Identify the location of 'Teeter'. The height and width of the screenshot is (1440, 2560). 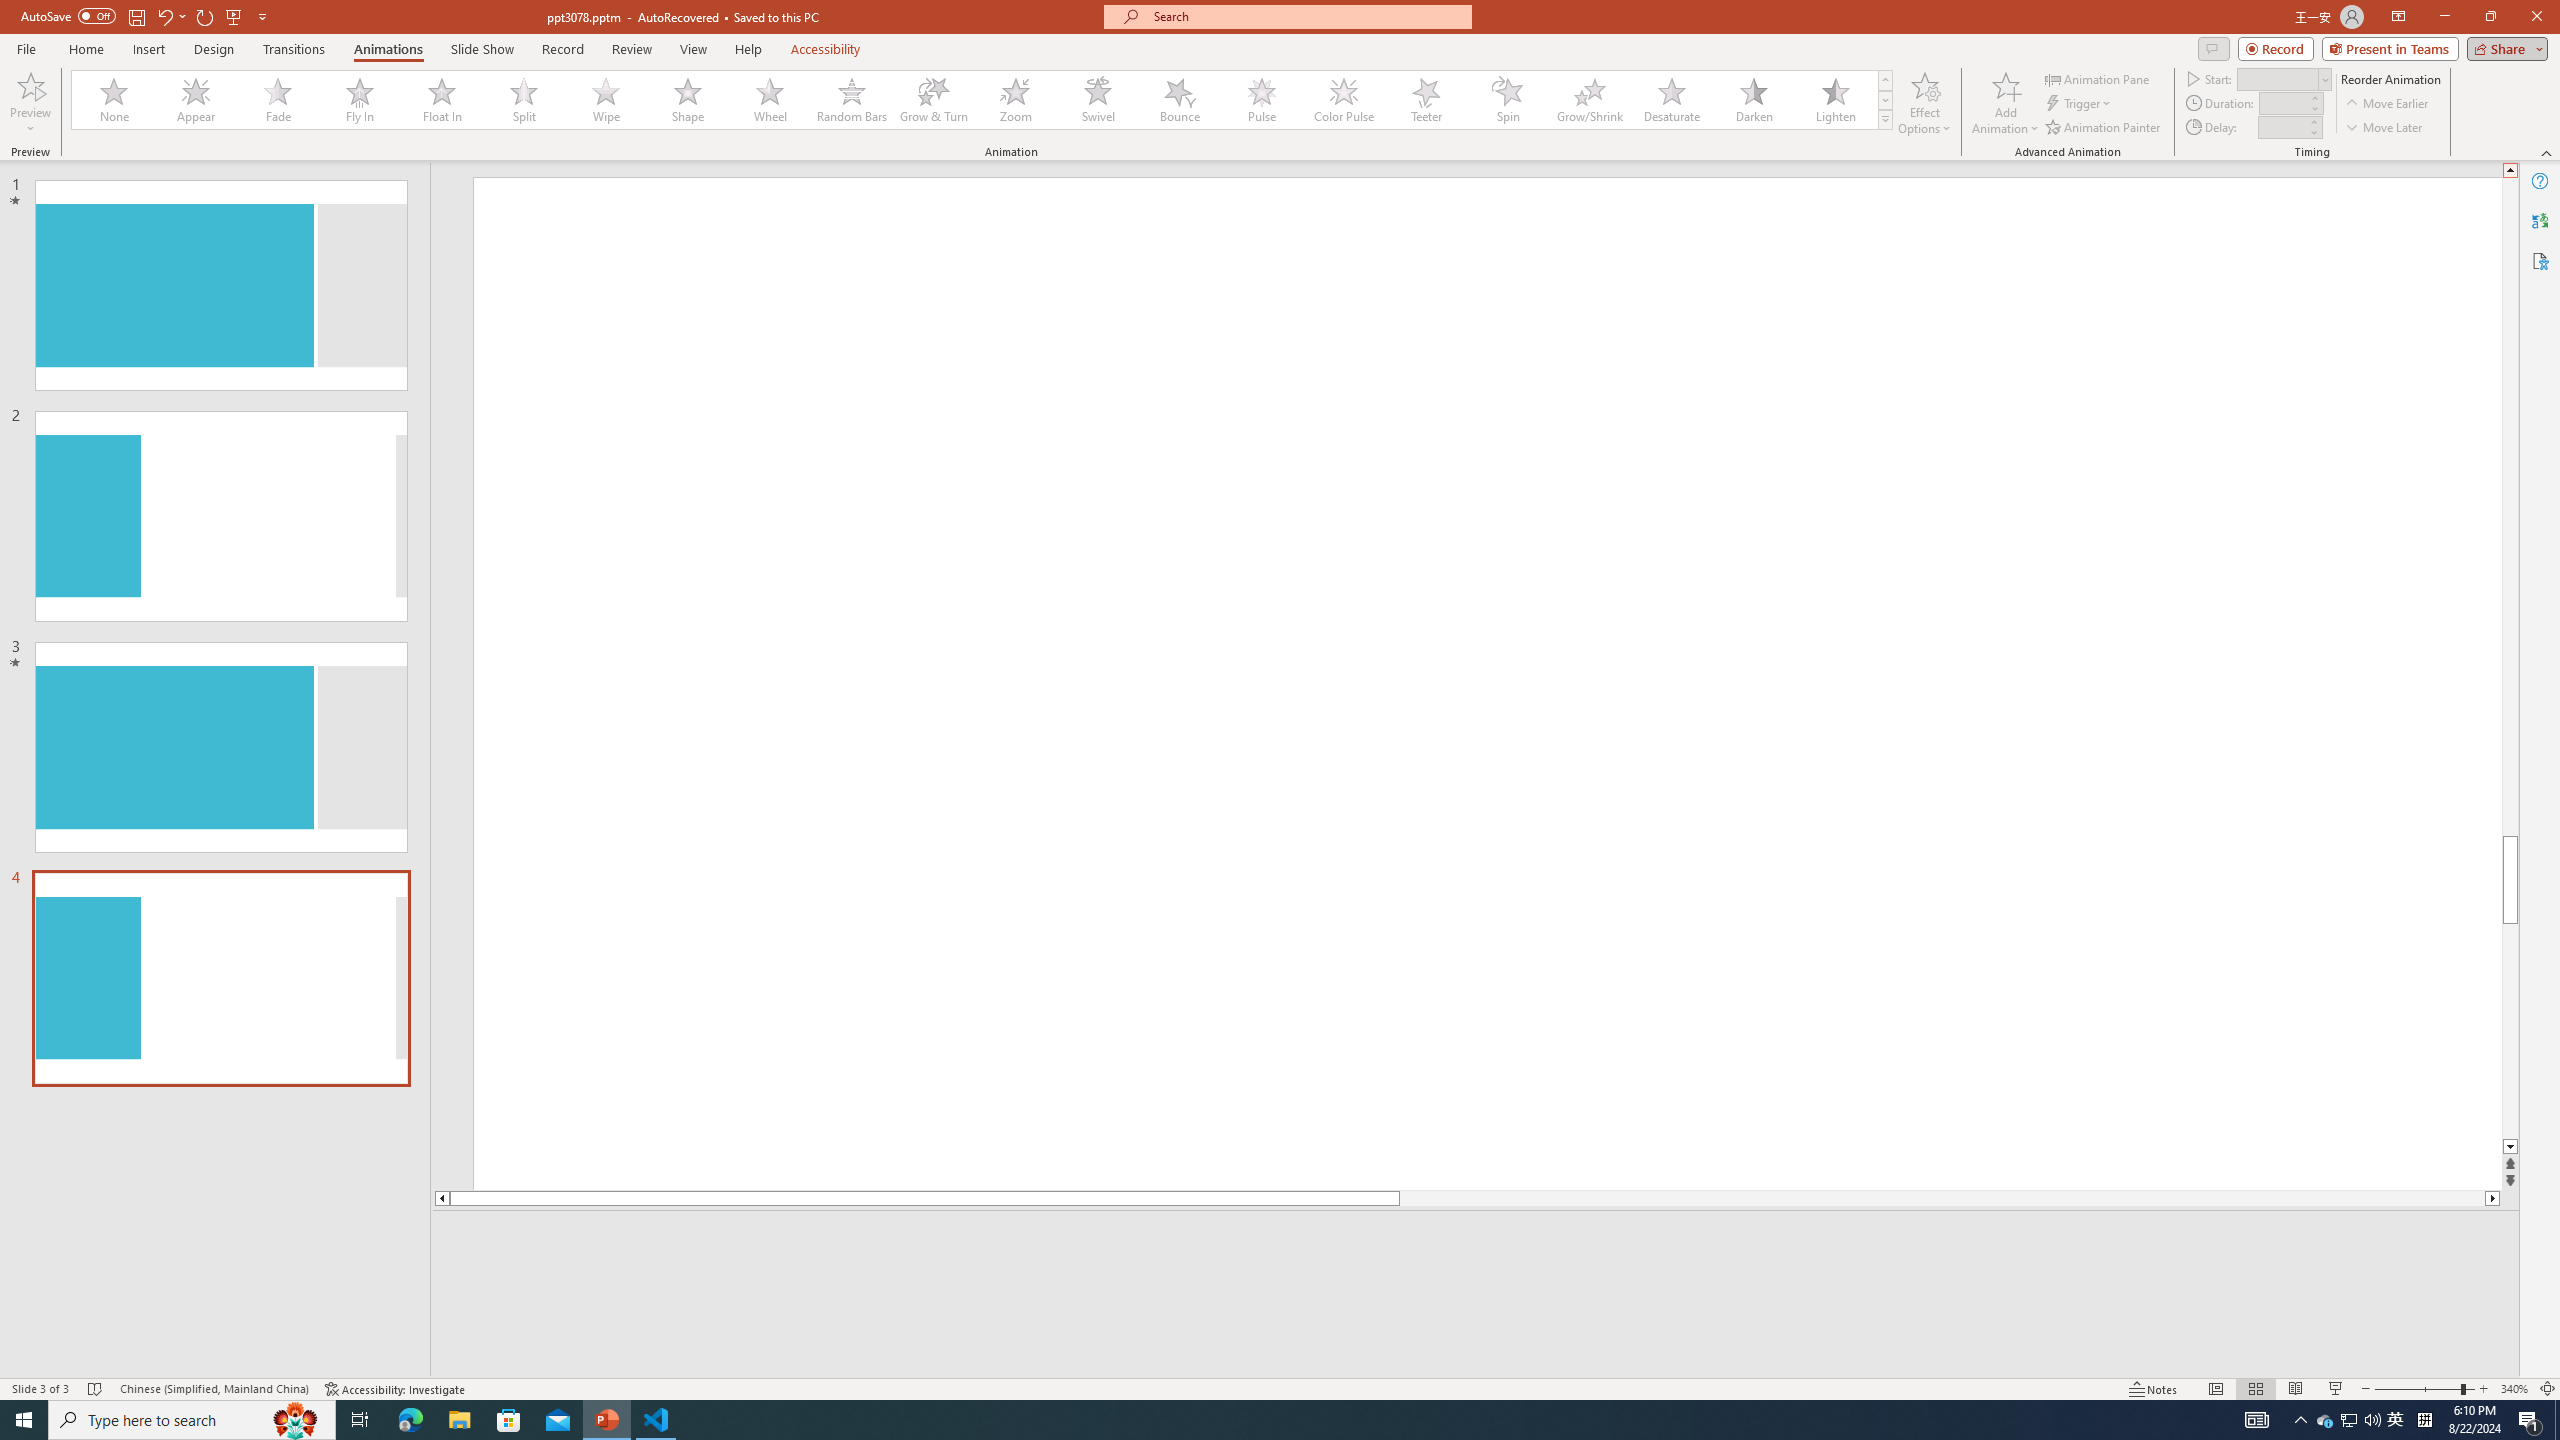
(1424, 99).